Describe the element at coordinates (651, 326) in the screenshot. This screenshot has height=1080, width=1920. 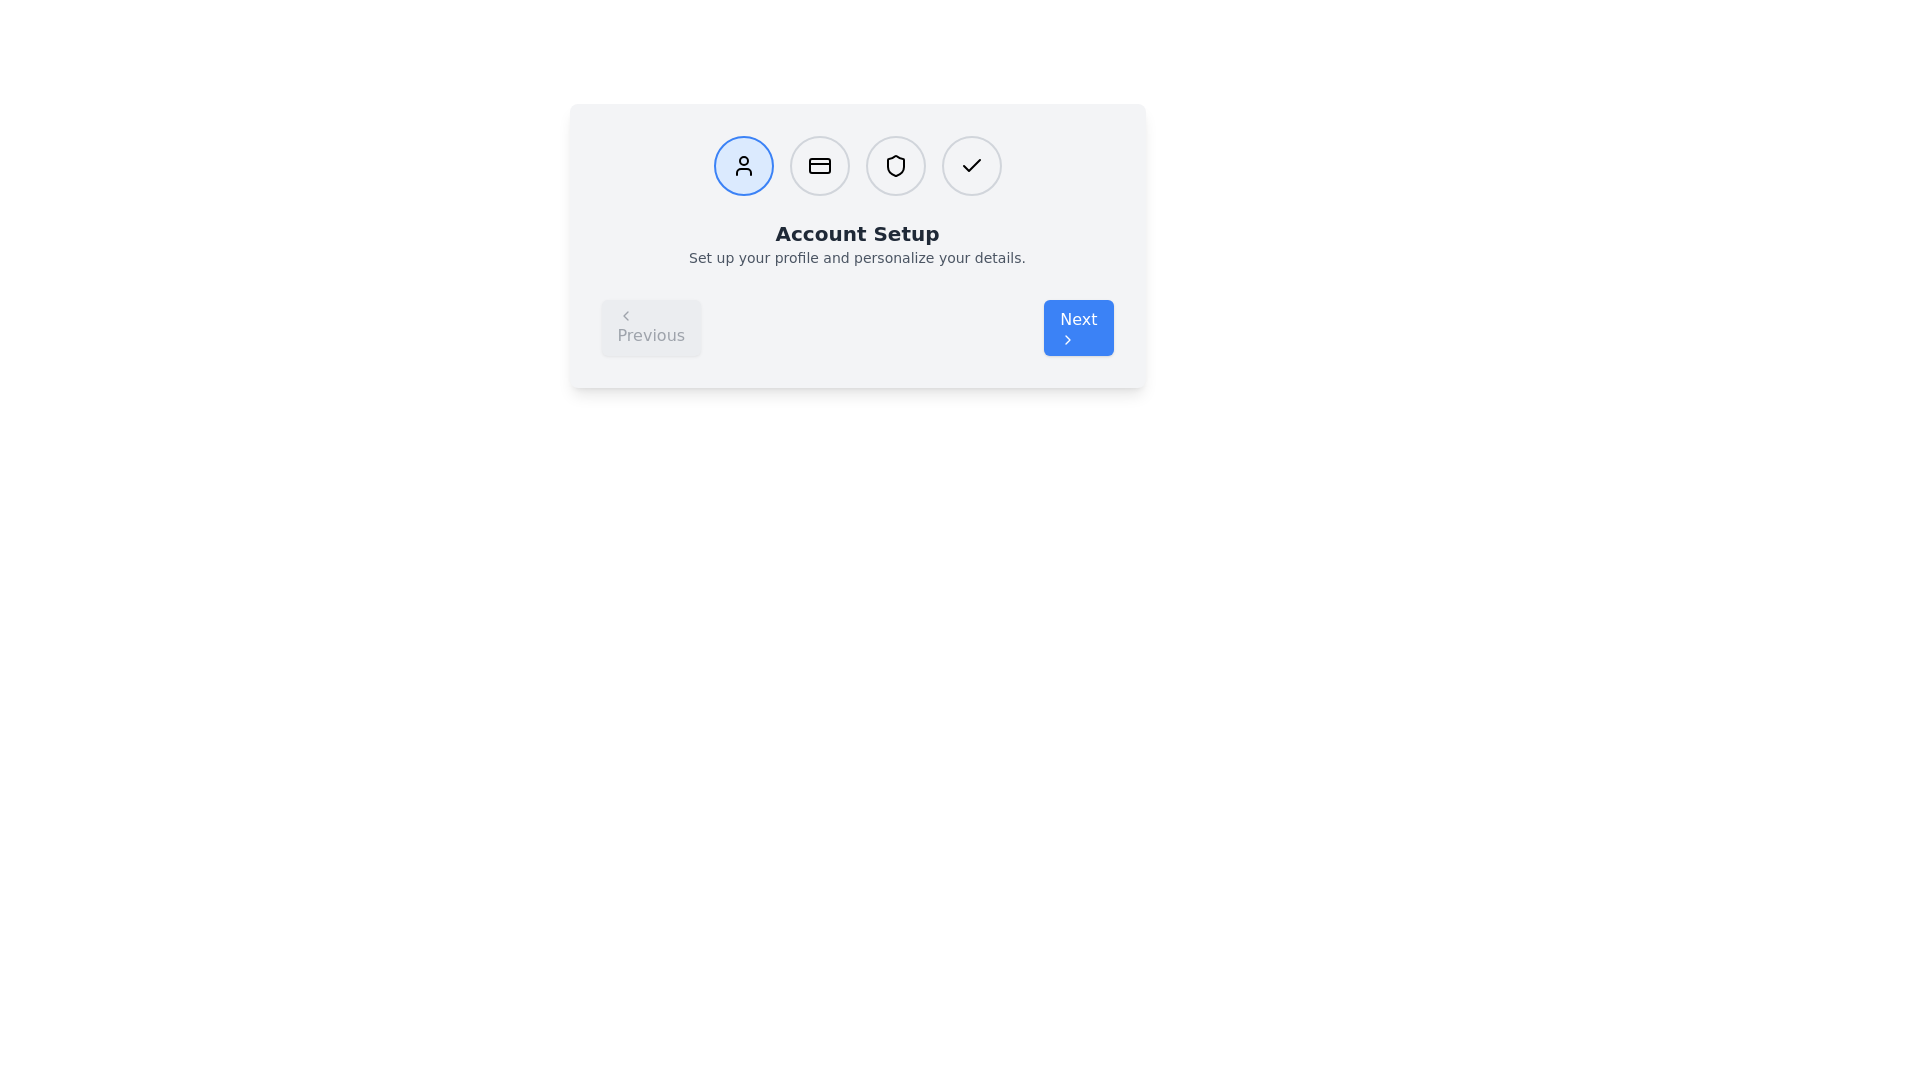
I see `the 'Previous' button, which is a rectangular button with rounded corners, gray background, and gray text, located at the bottom left of a card-like component` at that location.